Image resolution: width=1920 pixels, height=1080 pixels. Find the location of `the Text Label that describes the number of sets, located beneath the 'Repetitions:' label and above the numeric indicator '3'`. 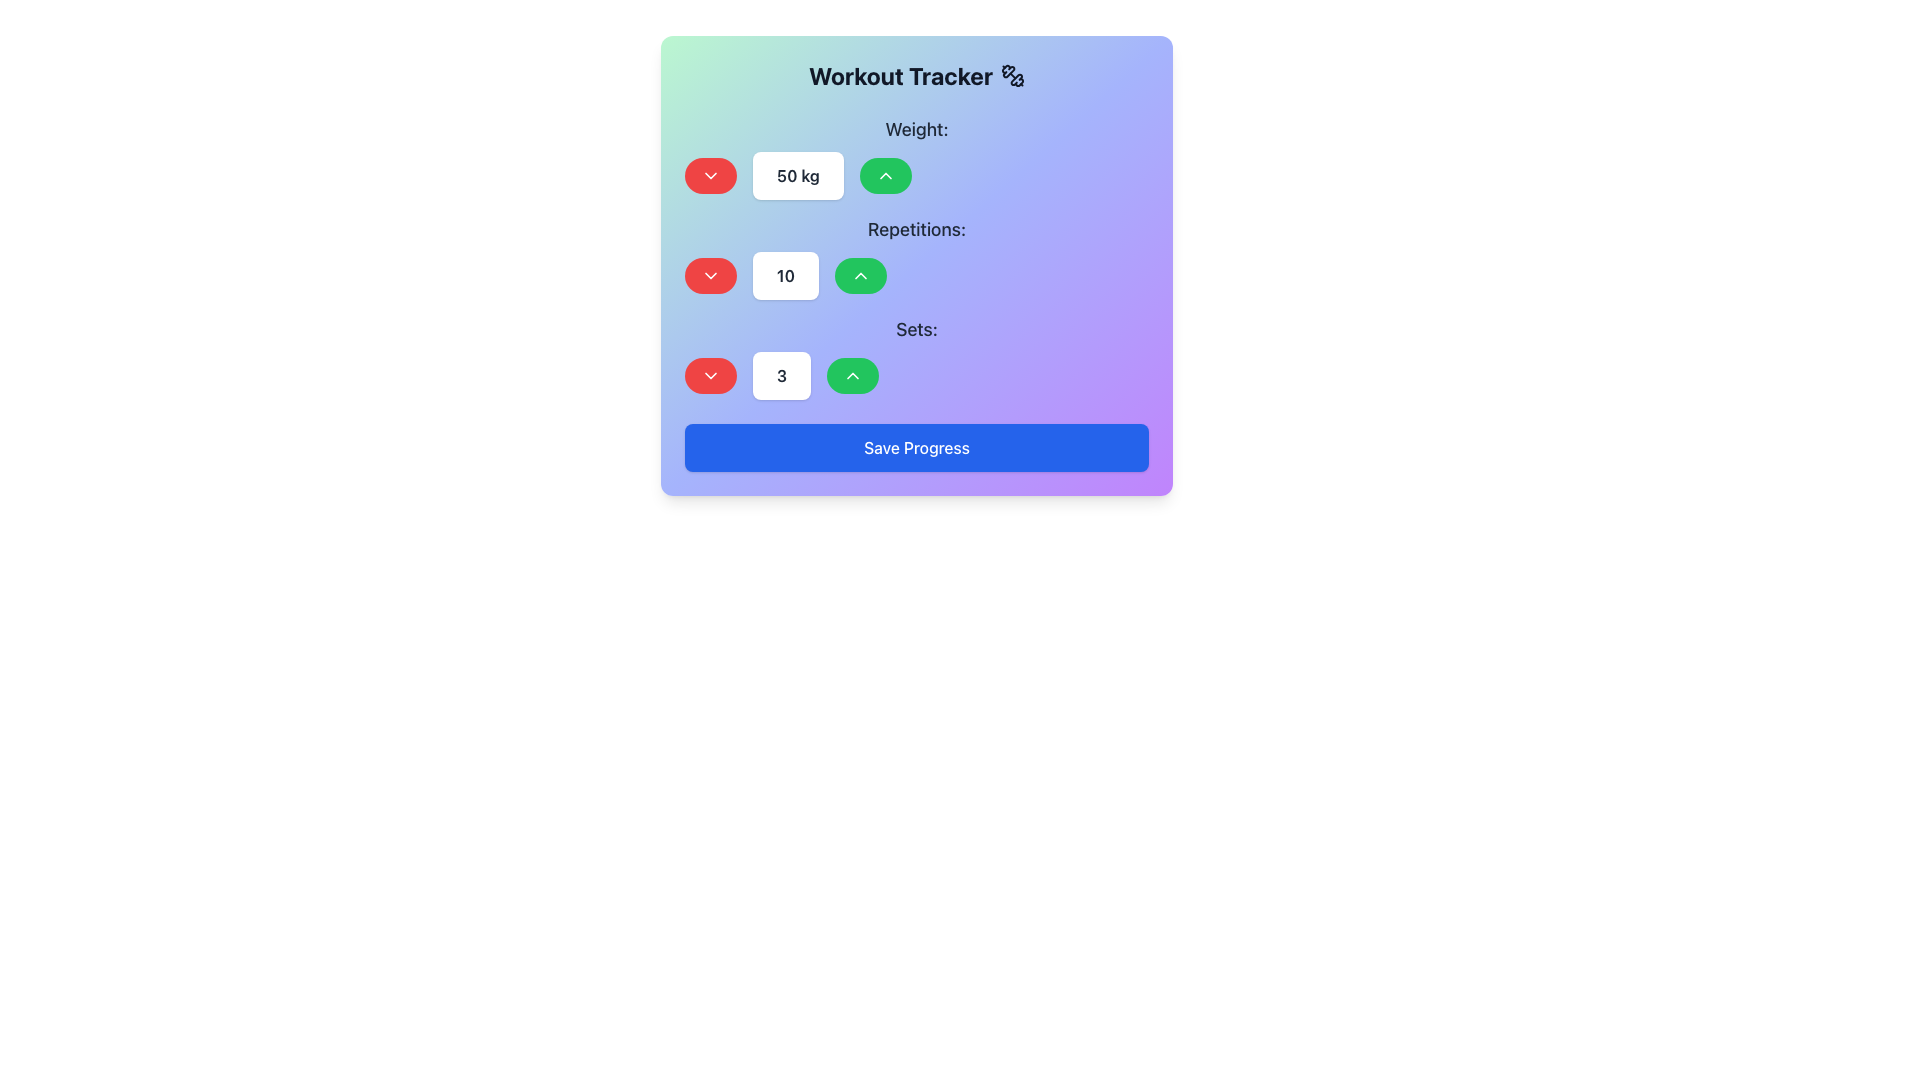

the Text Label that describes the number of sets, located beneath the 'Repetitions:' label and above the numeric indicator '3' is located at coordinates (915, 329).